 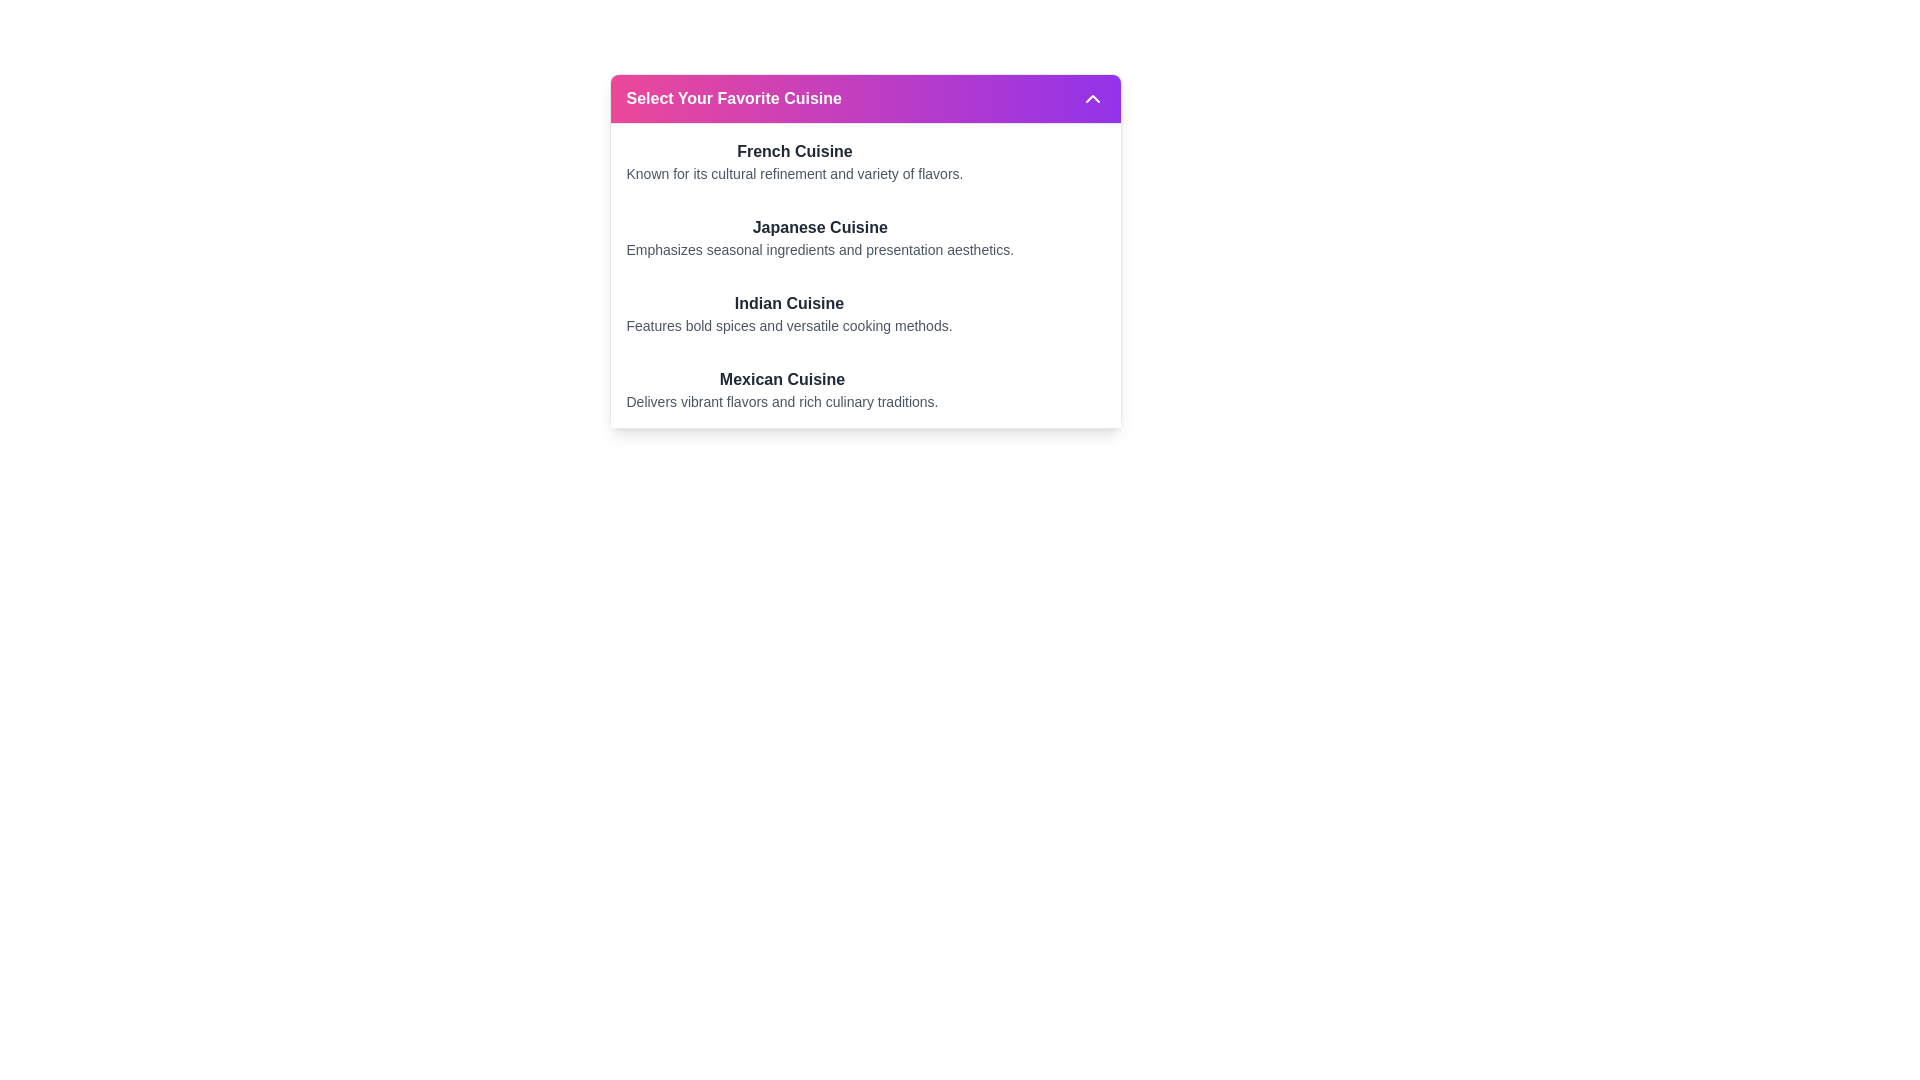 I want to click on the upward-pointing chevron icon located at the far-right end of the purple bar labeled 'Select Your Favorite Cuisine', so click(x=1091, y=99).